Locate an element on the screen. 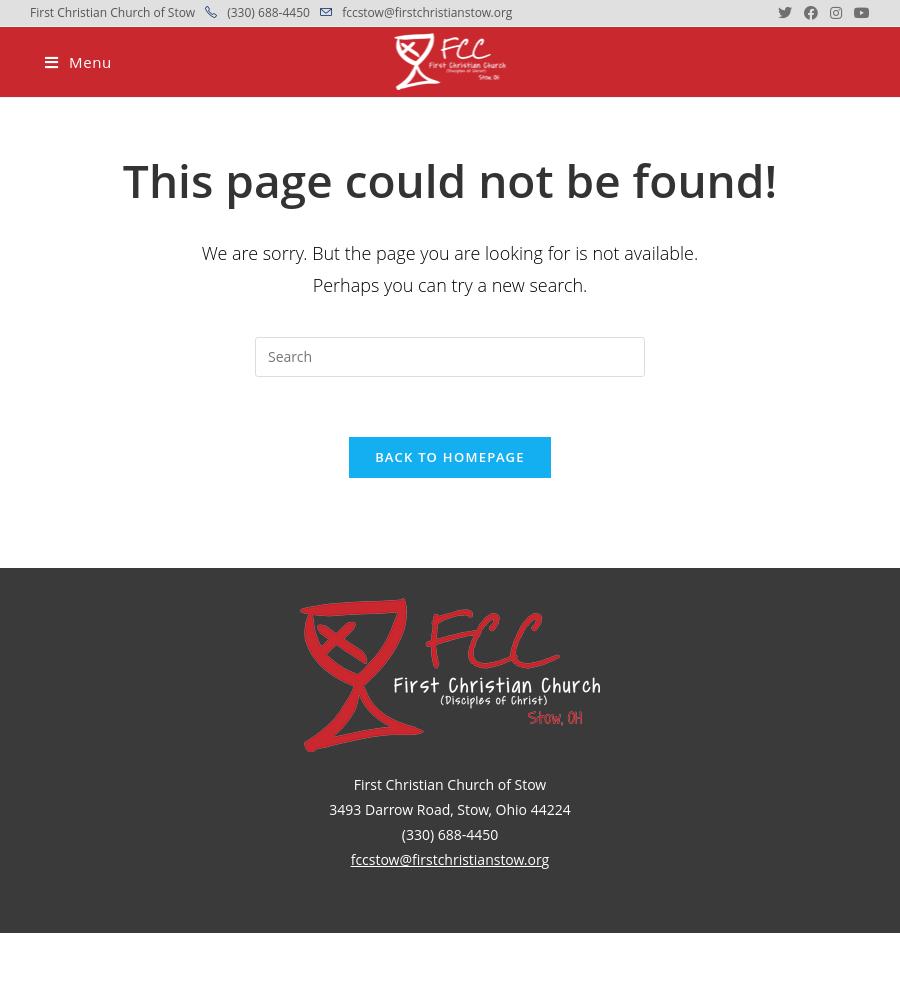 The image size is (900, 1000). 'fccstow@firstchristianstow.or' is located at coordinates (350, 858).